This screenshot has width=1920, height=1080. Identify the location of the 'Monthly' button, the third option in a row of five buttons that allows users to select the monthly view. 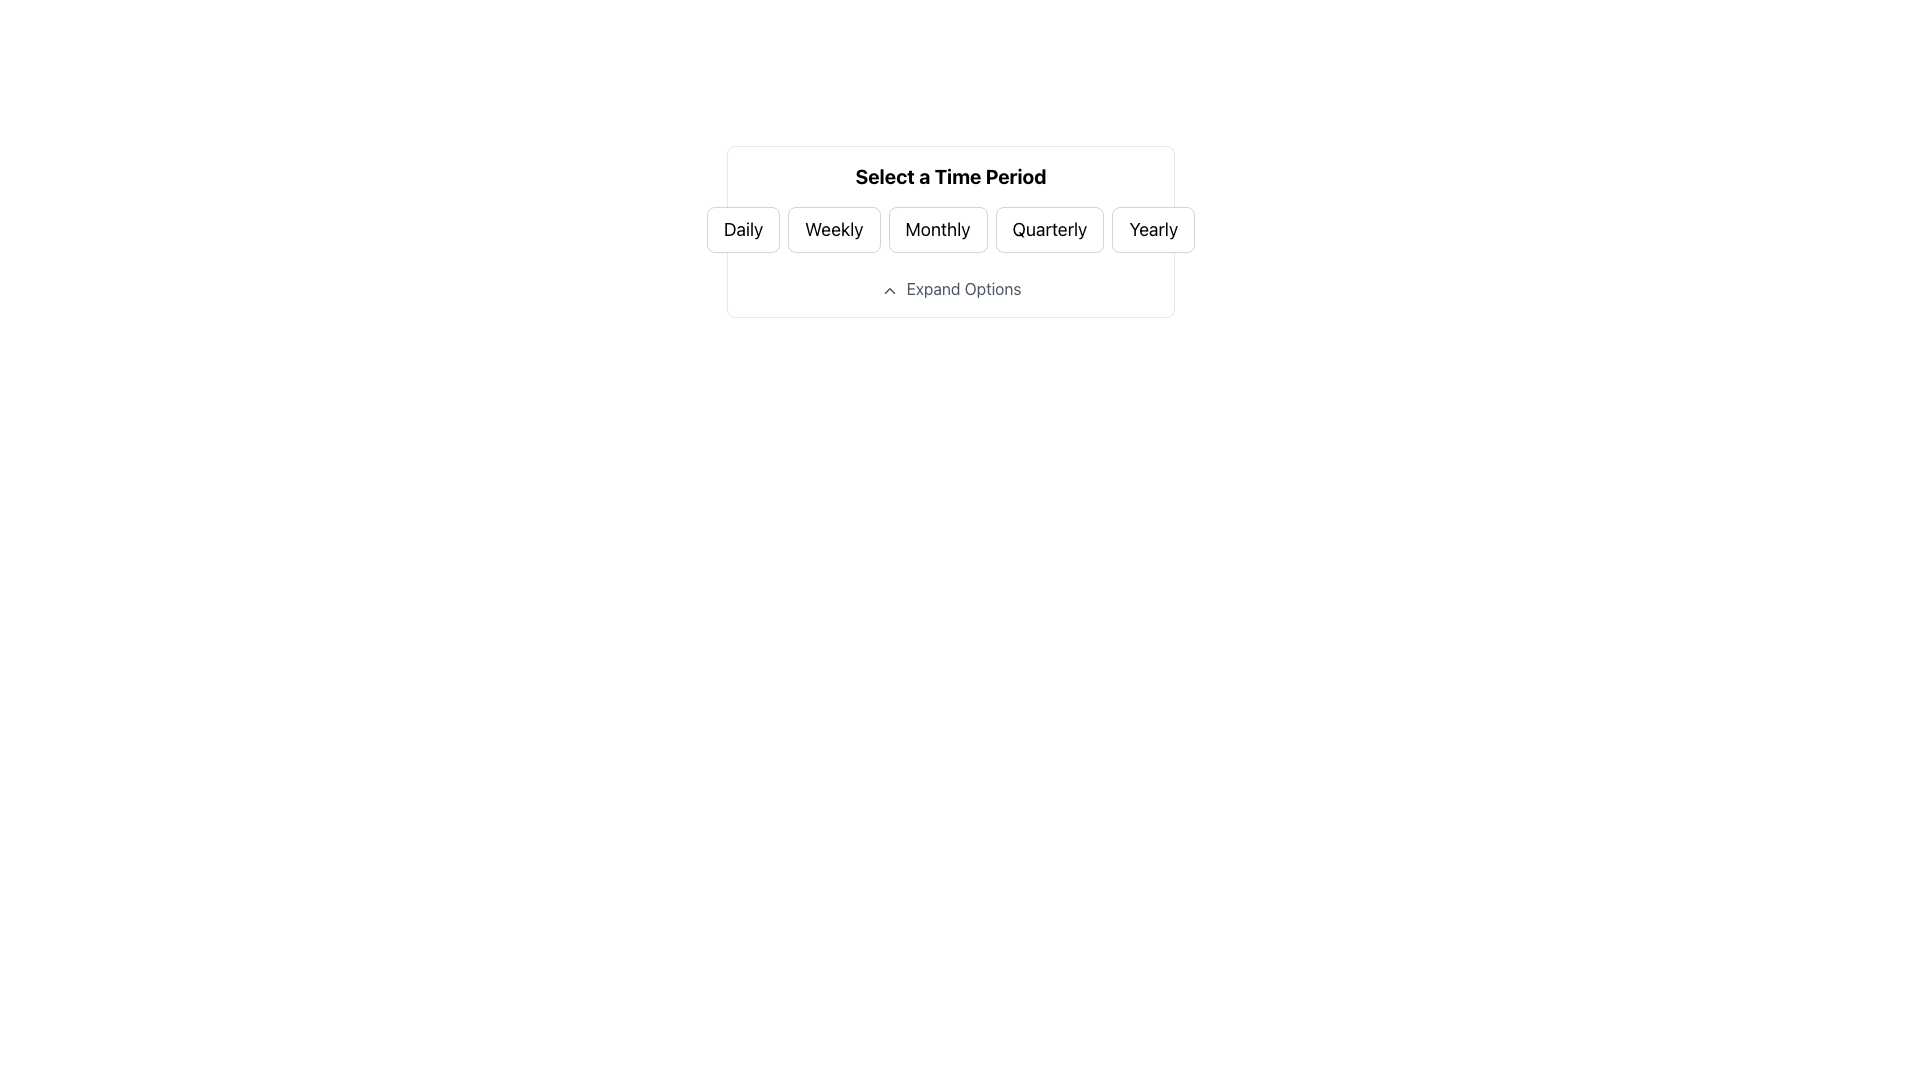
(937, 229).